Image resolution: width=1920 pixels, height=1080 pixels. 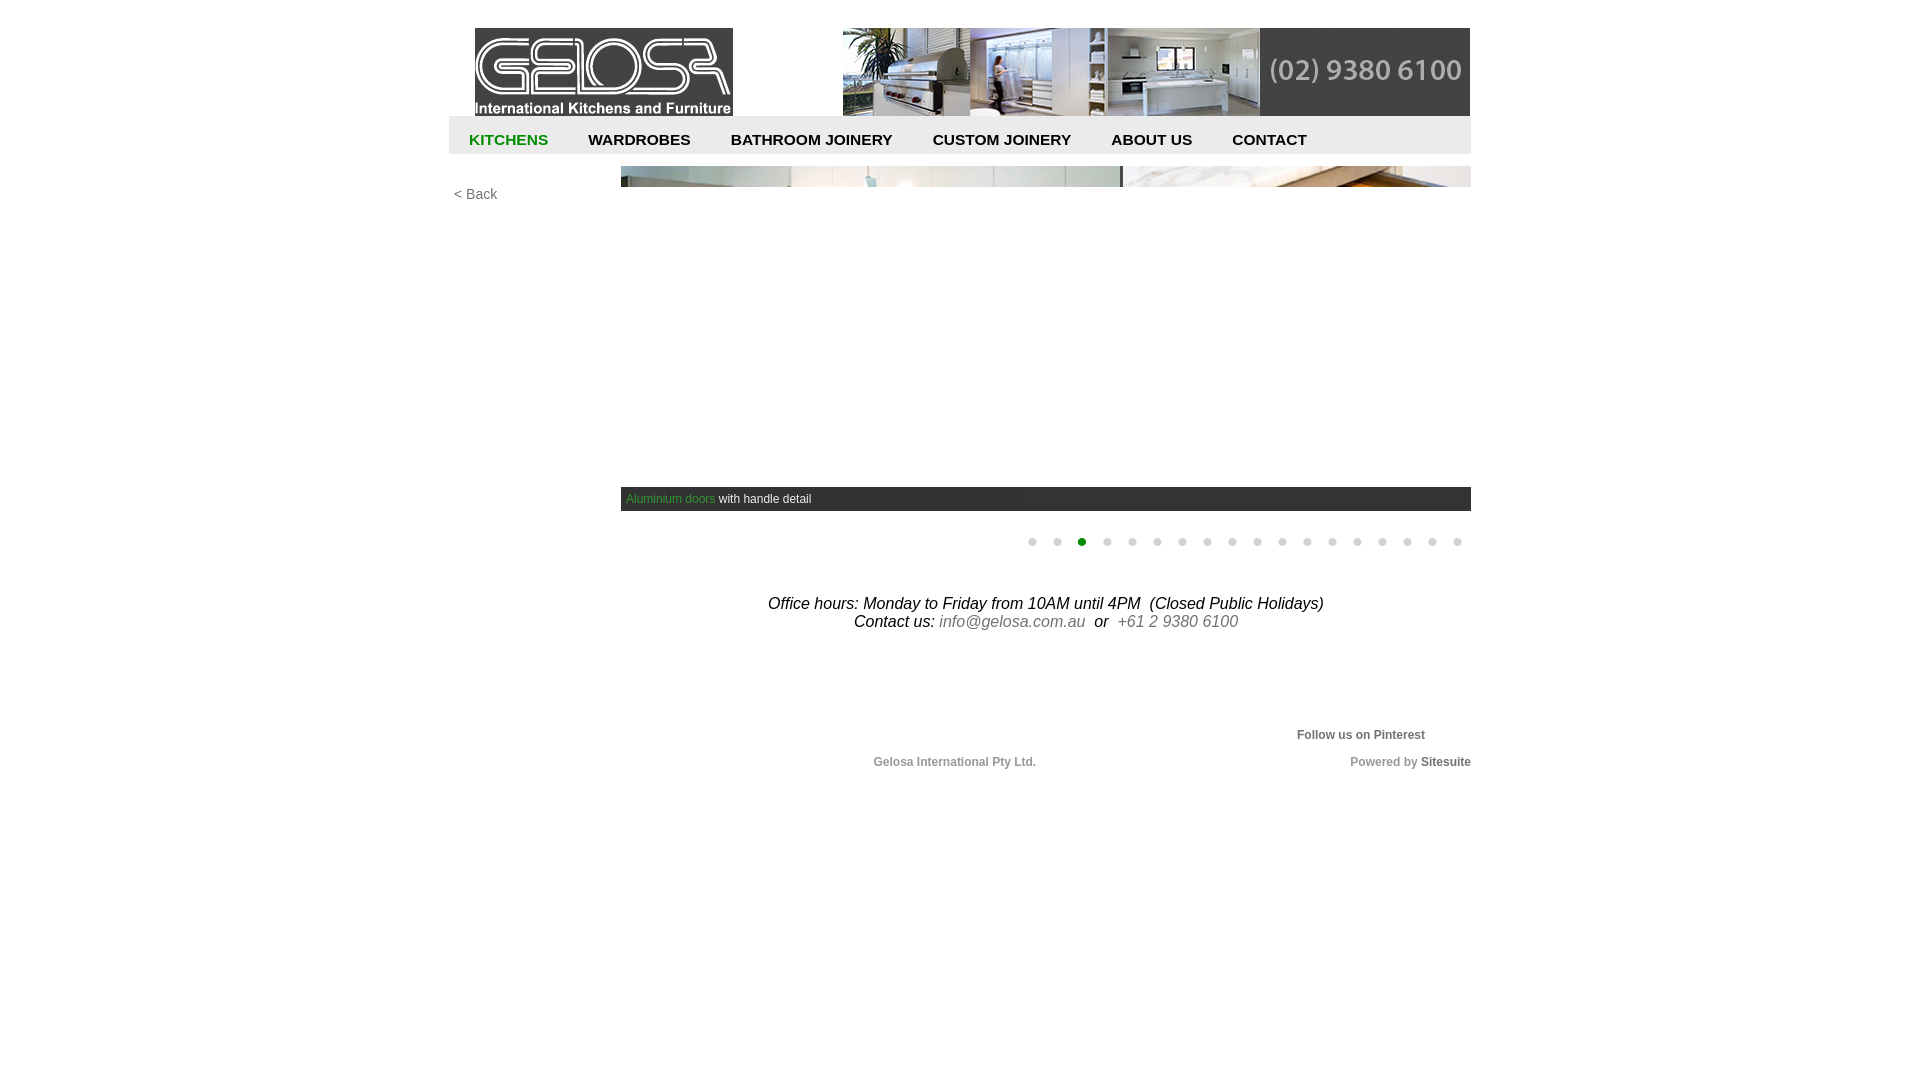 I want to click on '+61 2 9380 6100', so click(x=1116, y=620).